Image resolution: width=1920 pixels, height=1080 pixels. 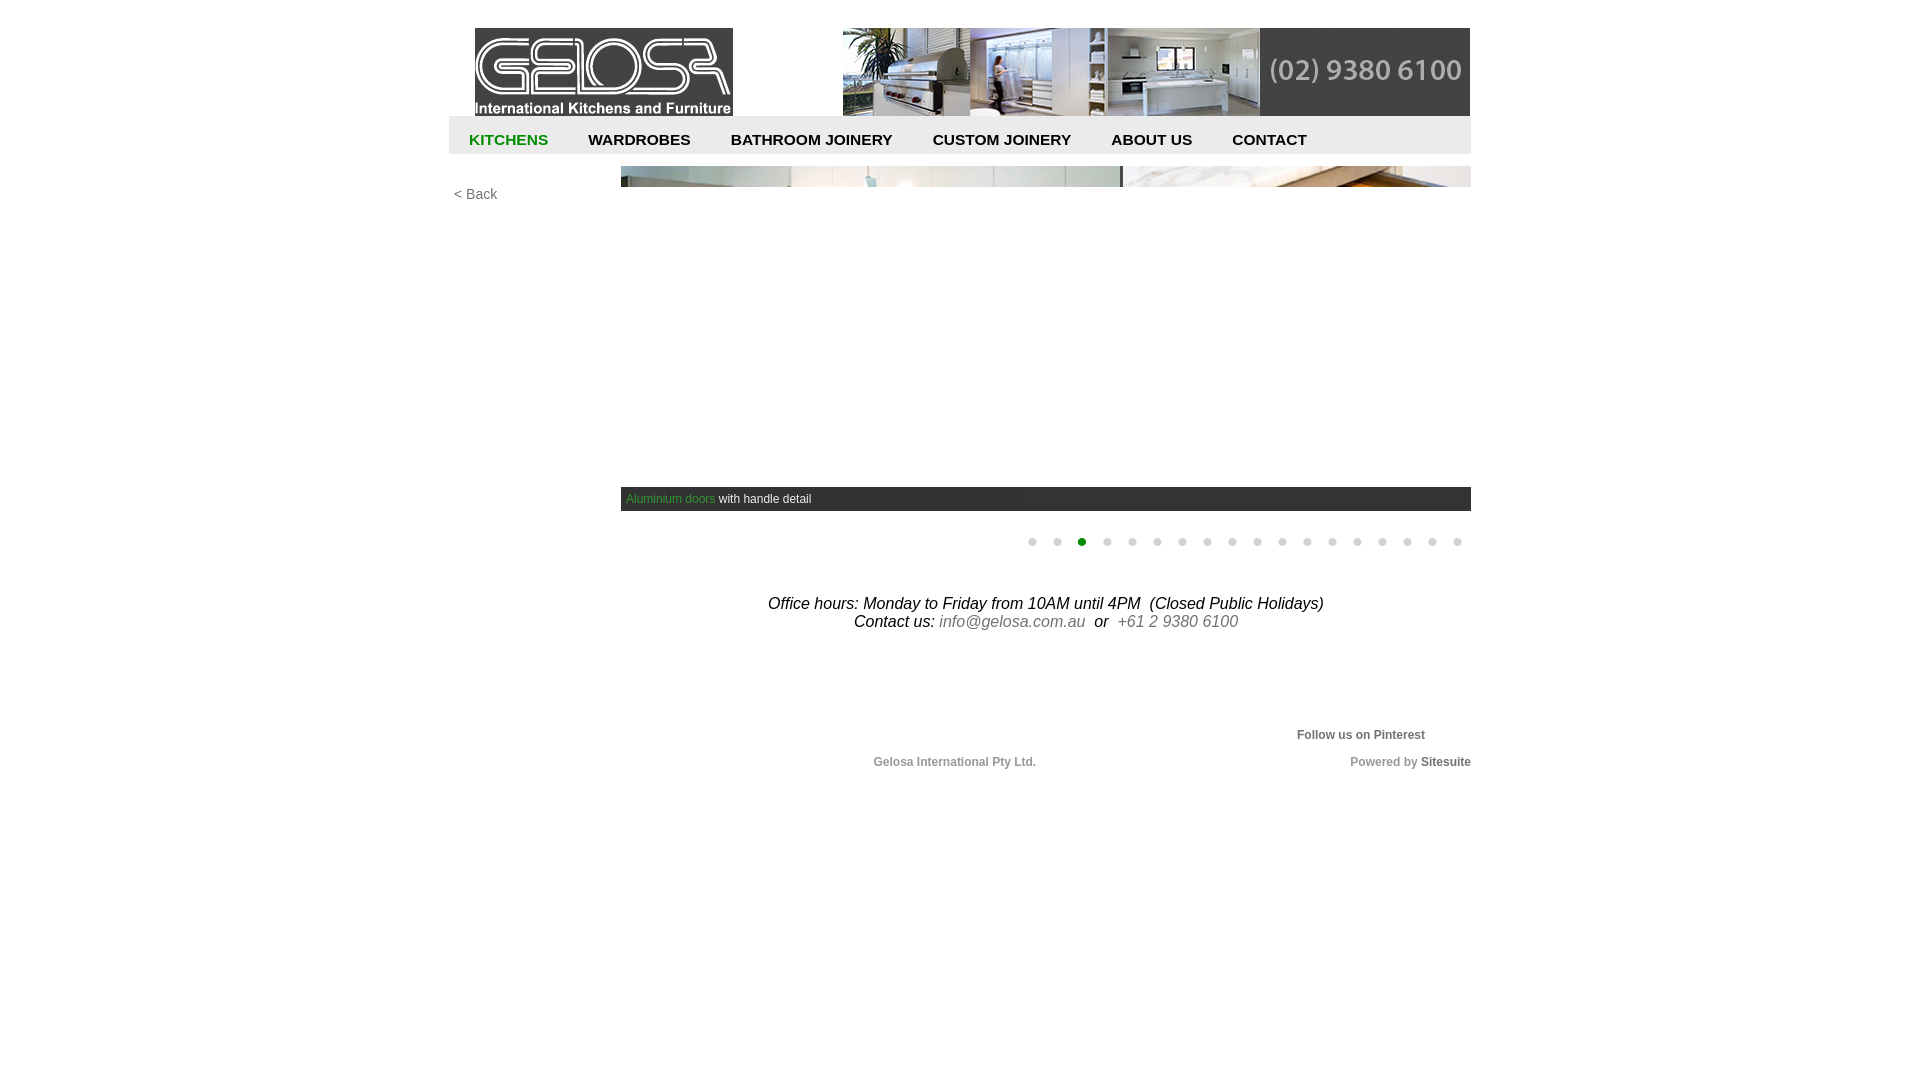 I want to click on '+61 2 9380 6100', so click(x=1116, y=620).